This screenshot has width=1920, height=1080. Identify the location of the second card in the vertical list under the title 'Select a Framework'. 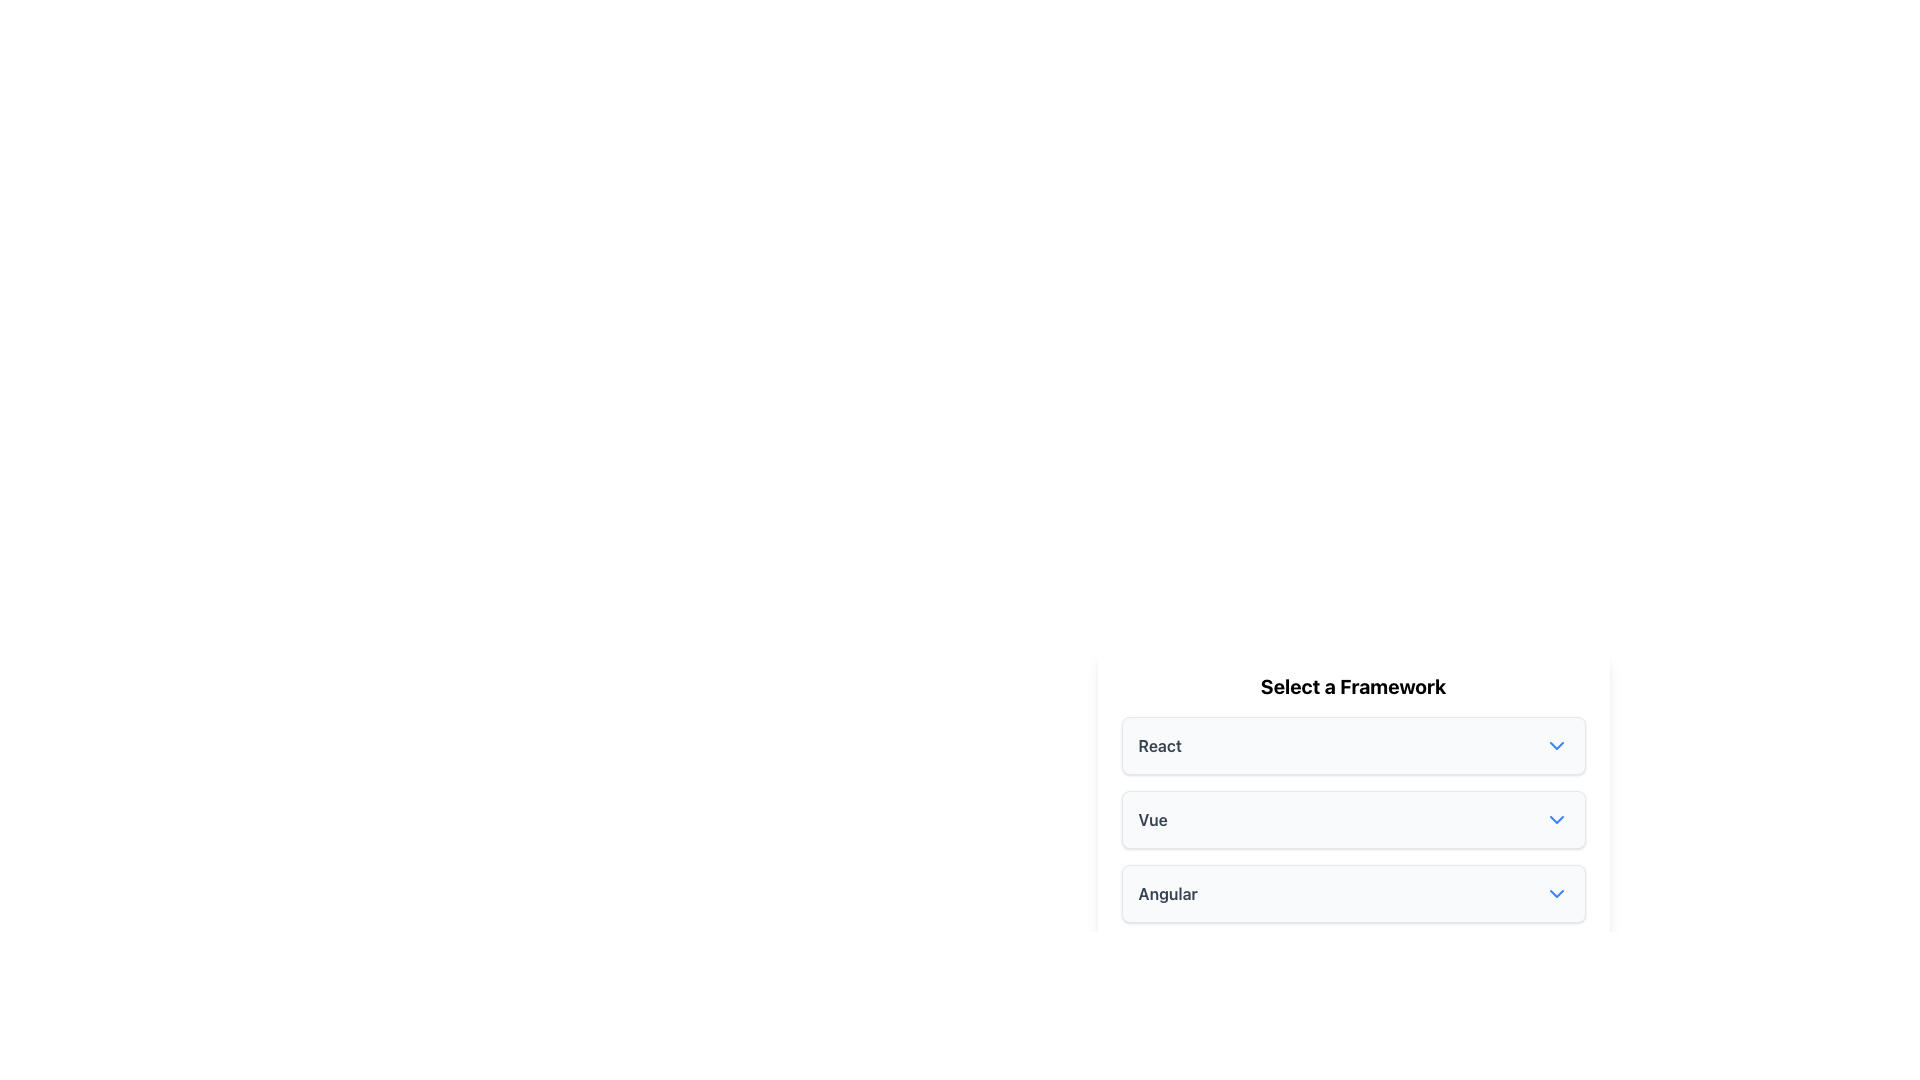
(1353, 855).